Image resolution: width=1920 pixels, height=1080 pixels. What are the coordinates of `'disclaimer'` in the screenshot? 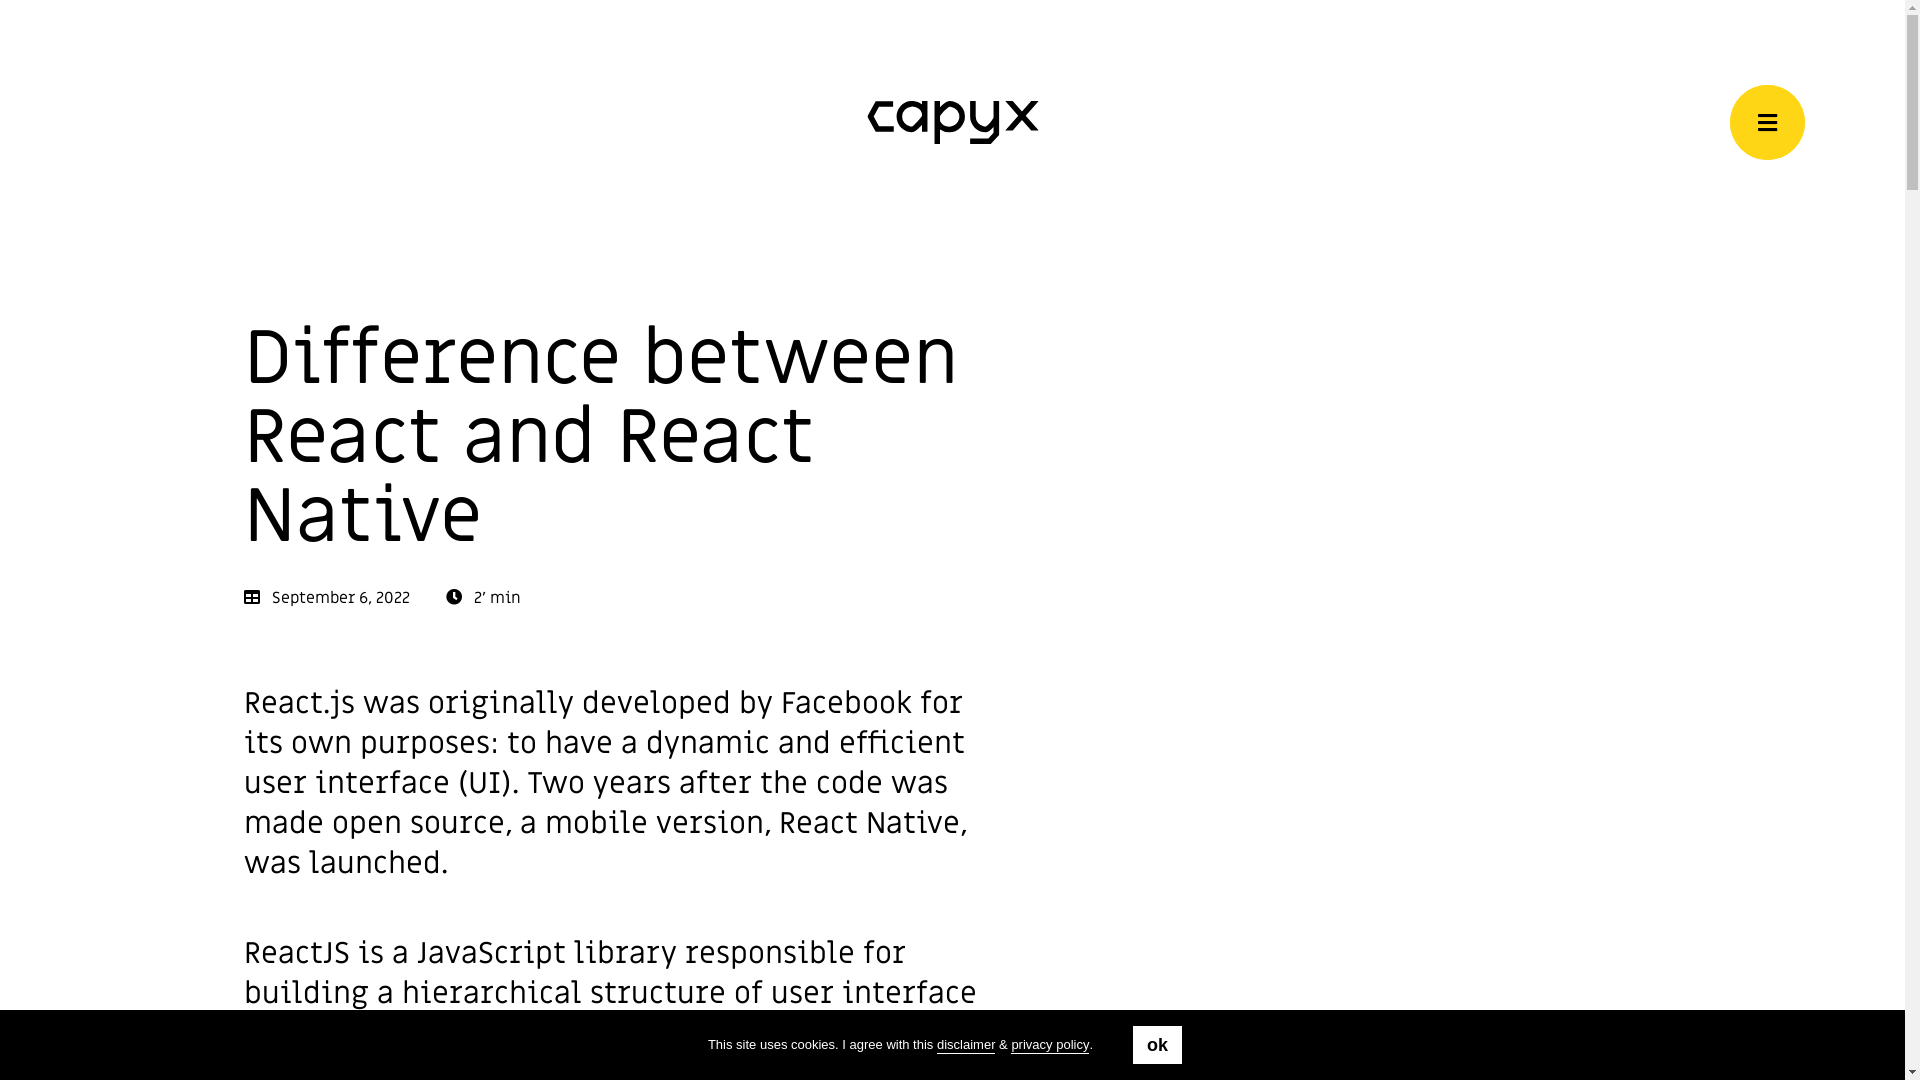 It's located at (966, 1044).